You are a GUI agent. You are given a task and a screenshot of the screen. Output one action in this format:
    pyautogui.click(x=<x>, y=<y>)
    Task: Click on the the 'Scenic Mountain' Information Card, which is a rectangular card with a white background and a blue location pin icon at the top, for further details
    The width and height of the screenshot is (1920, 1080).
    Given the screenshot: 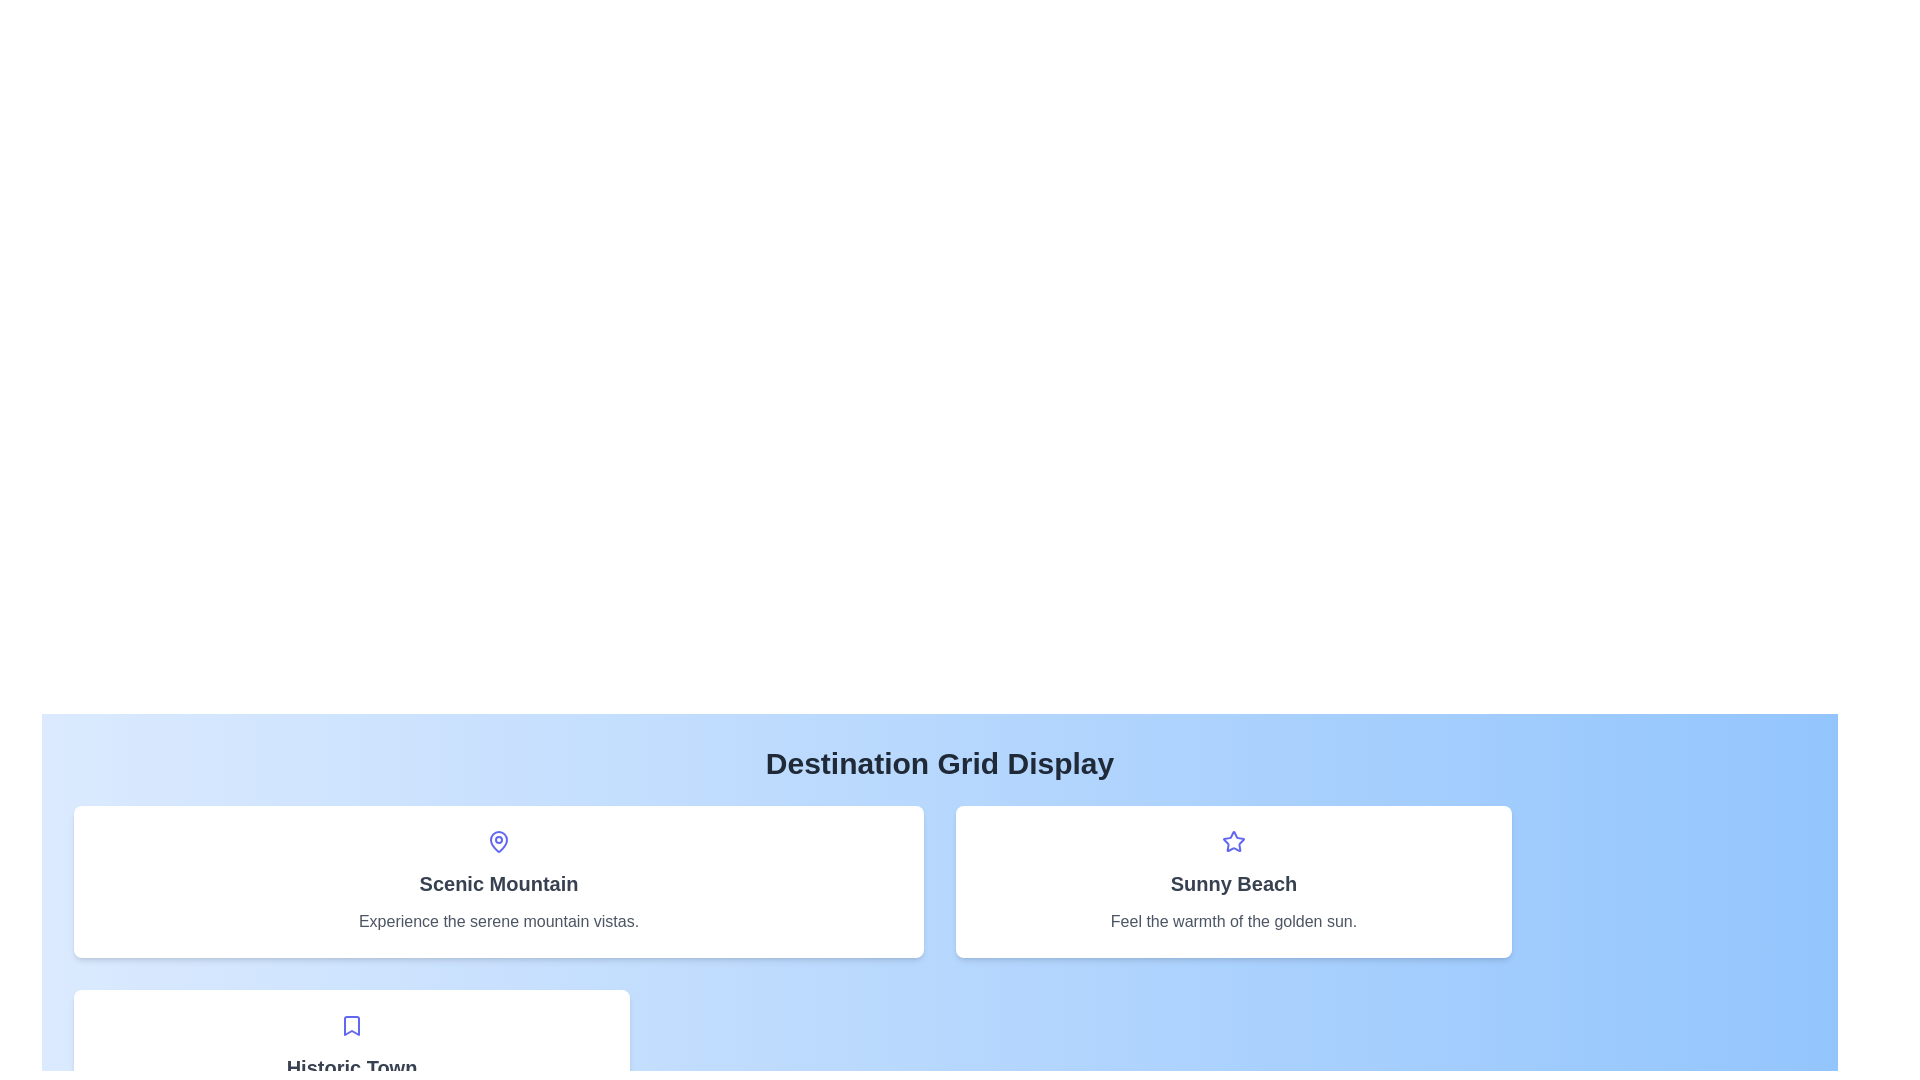 What is the action you would take?
    pyautogui.click(x=499, y=881)
    